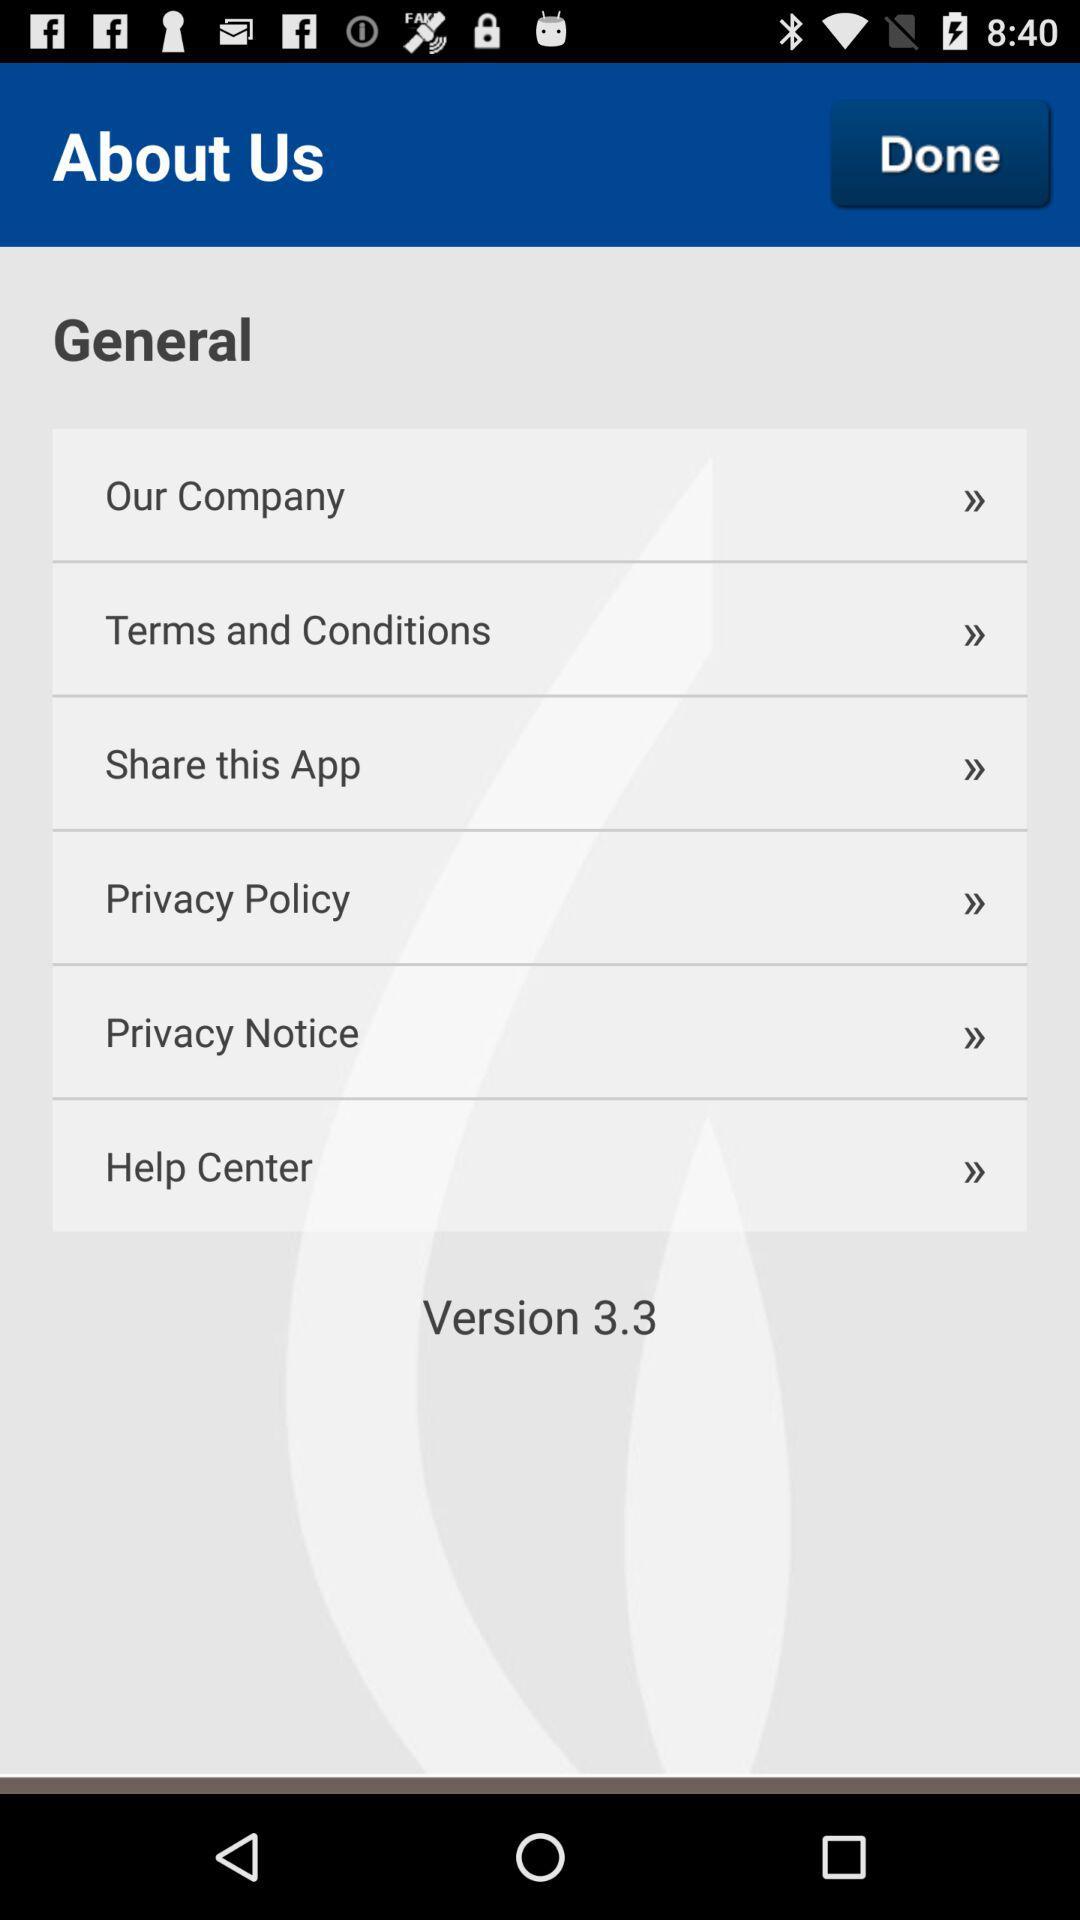  What do you see at coordinates (961, 1165) in the screenshot?
I see `the button next to help center` at bounding box center [961, 1165].